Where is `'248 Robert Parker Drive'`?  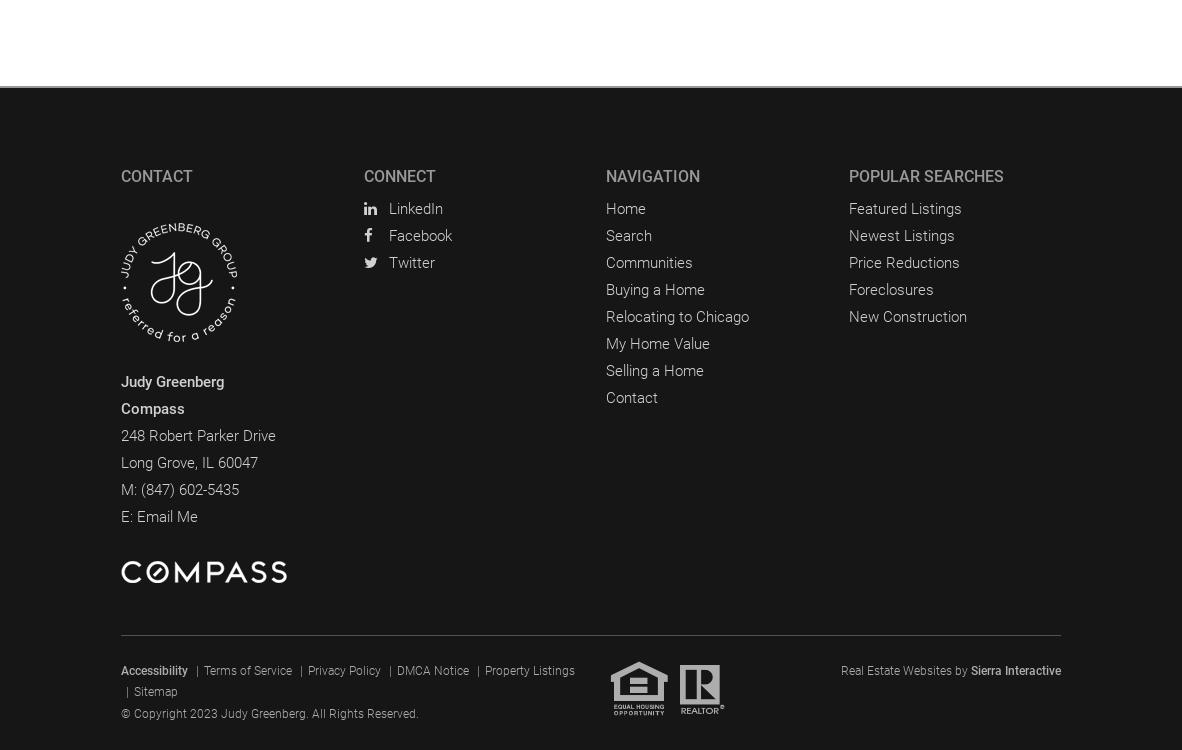 '248 Robert Parker Drive' is located at coordinates (121, 434).